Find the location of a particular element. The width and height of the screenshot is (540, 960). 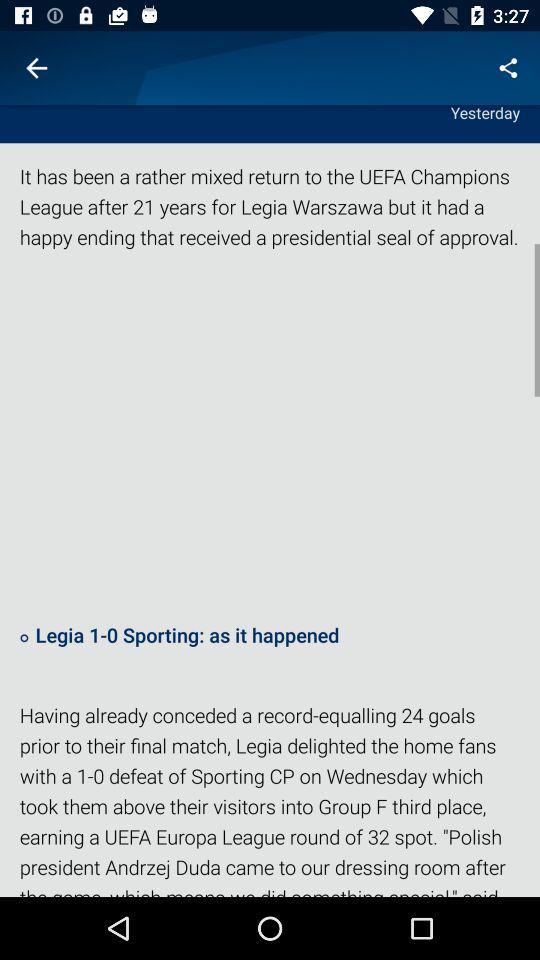

item at the top left corner is located at coordinates (36, 68).